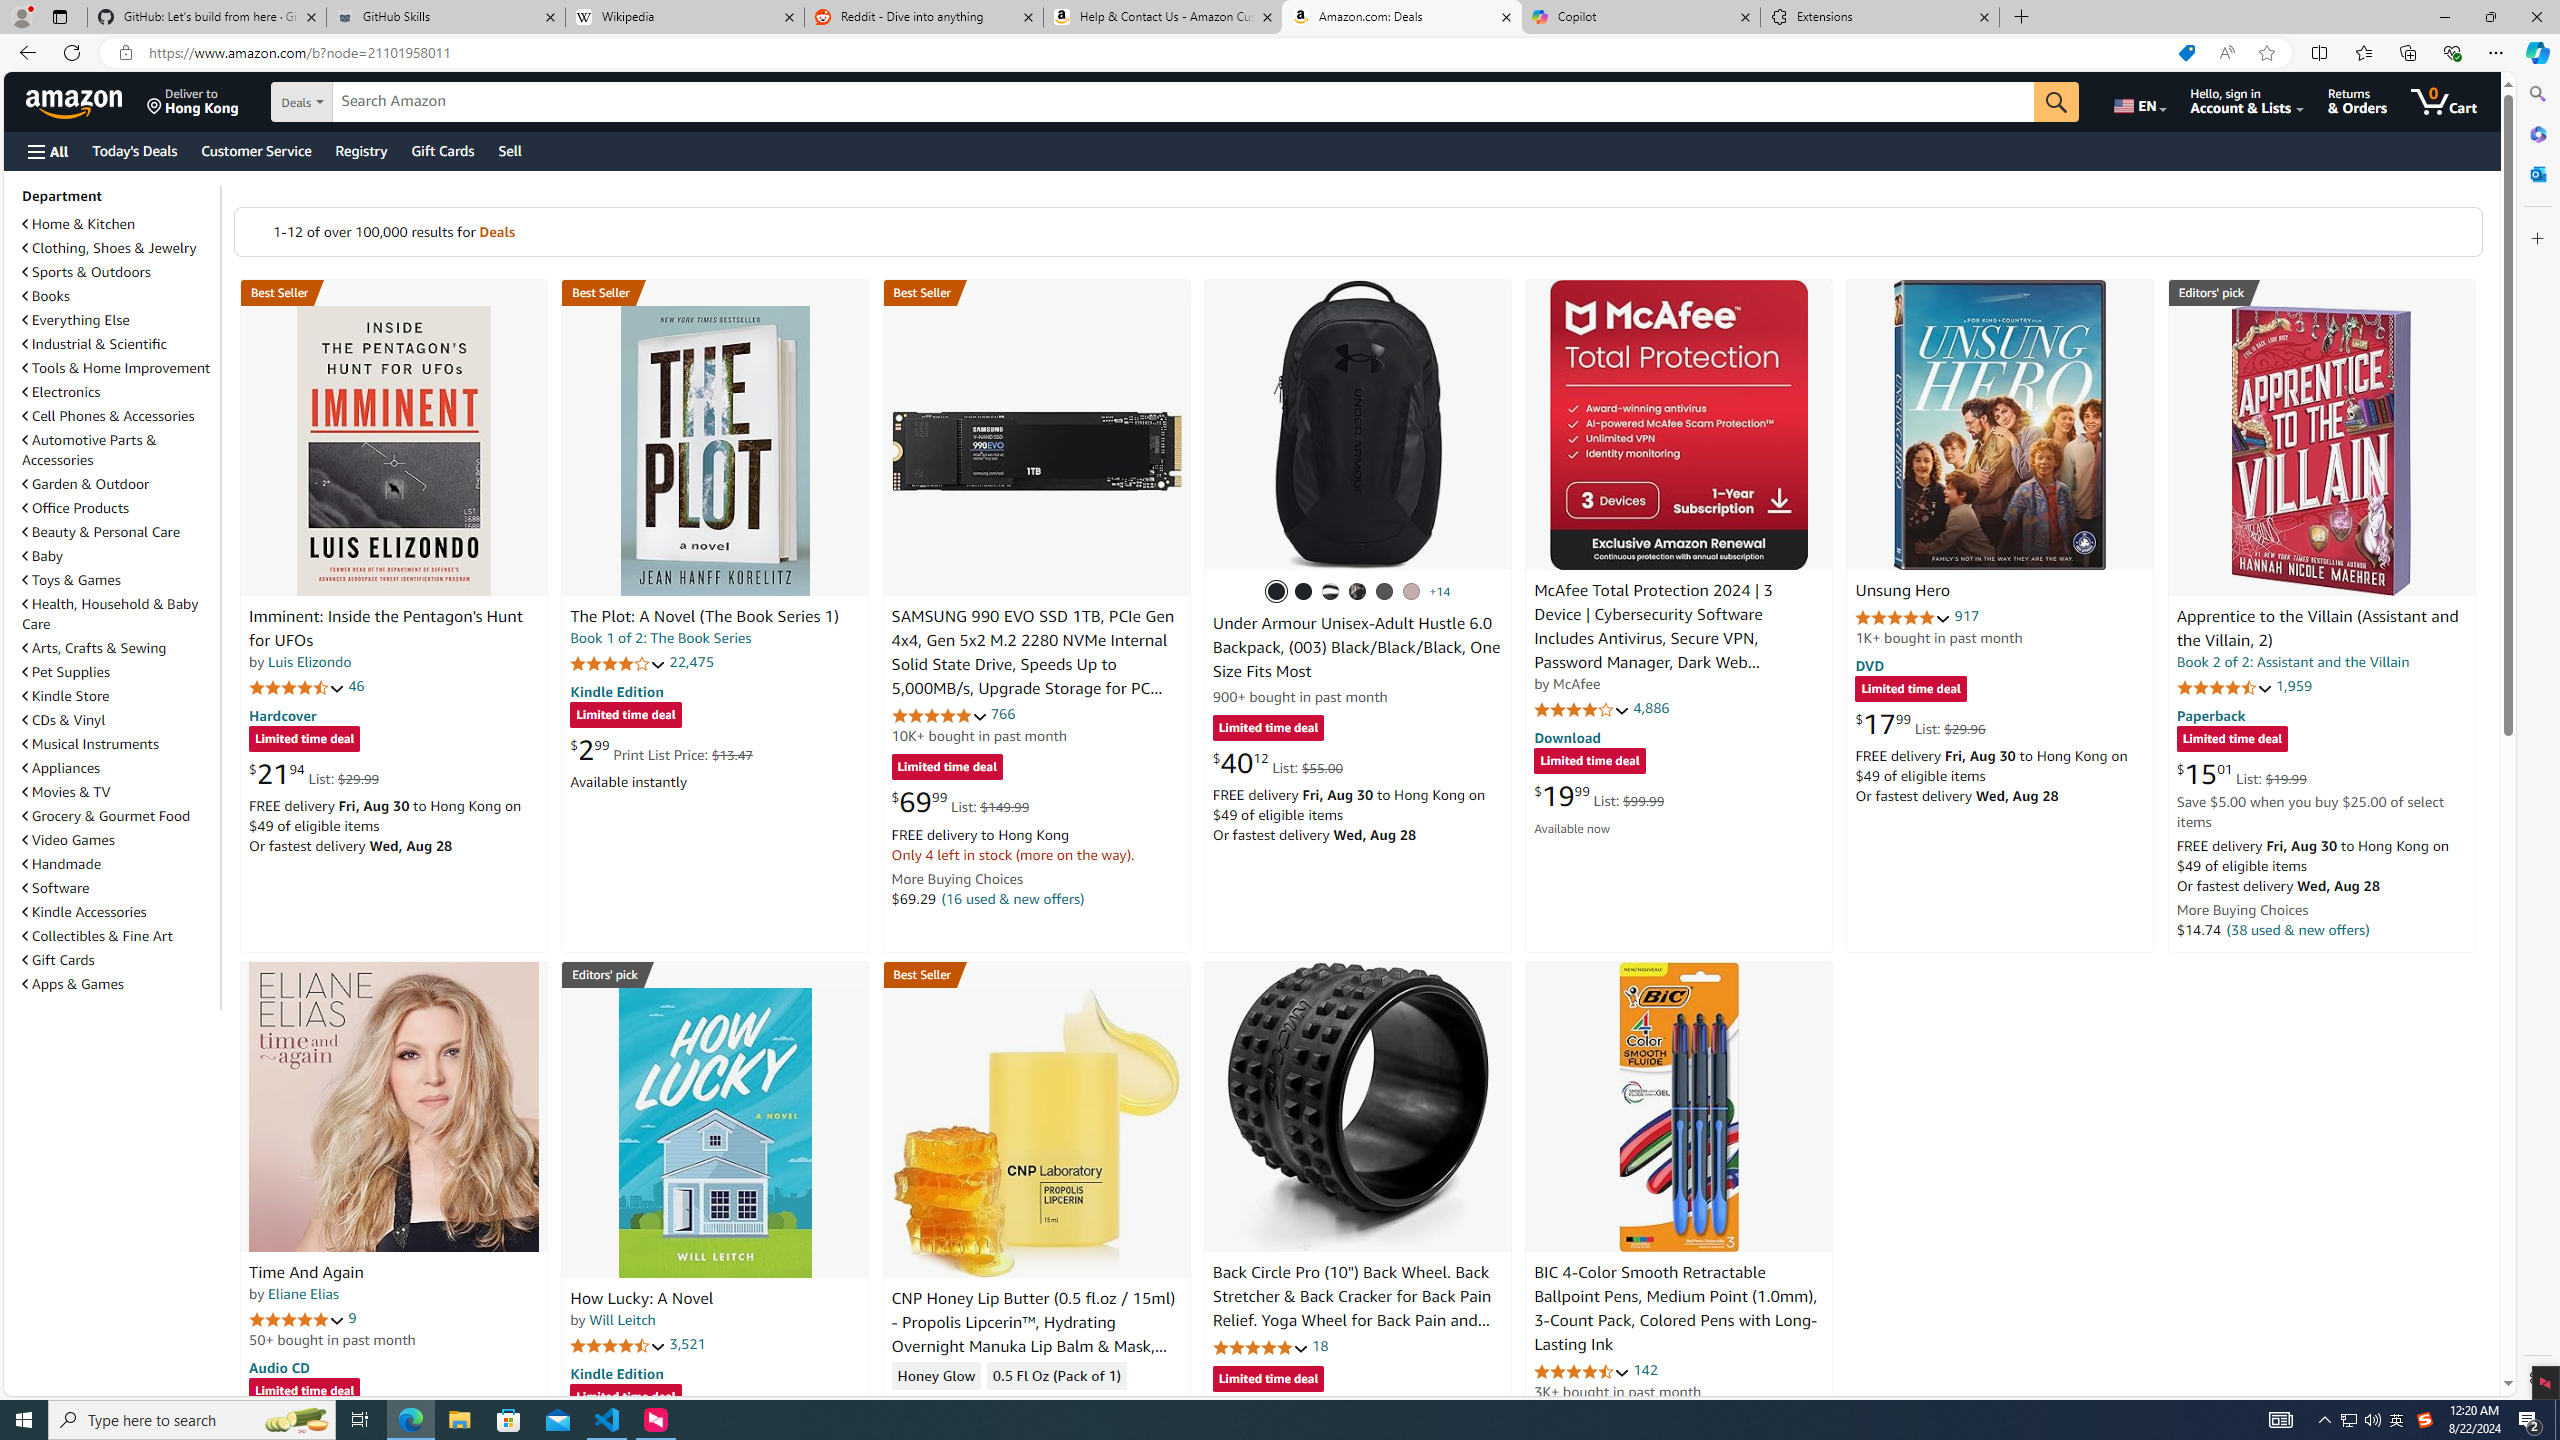 This screenshot has height=1440, width=2560. What do you see at coordinates (2535, 51) in the screenshot?
I see `'Copilot (Ctrl+Shift+.)'` at bounding box center [2535, 51].